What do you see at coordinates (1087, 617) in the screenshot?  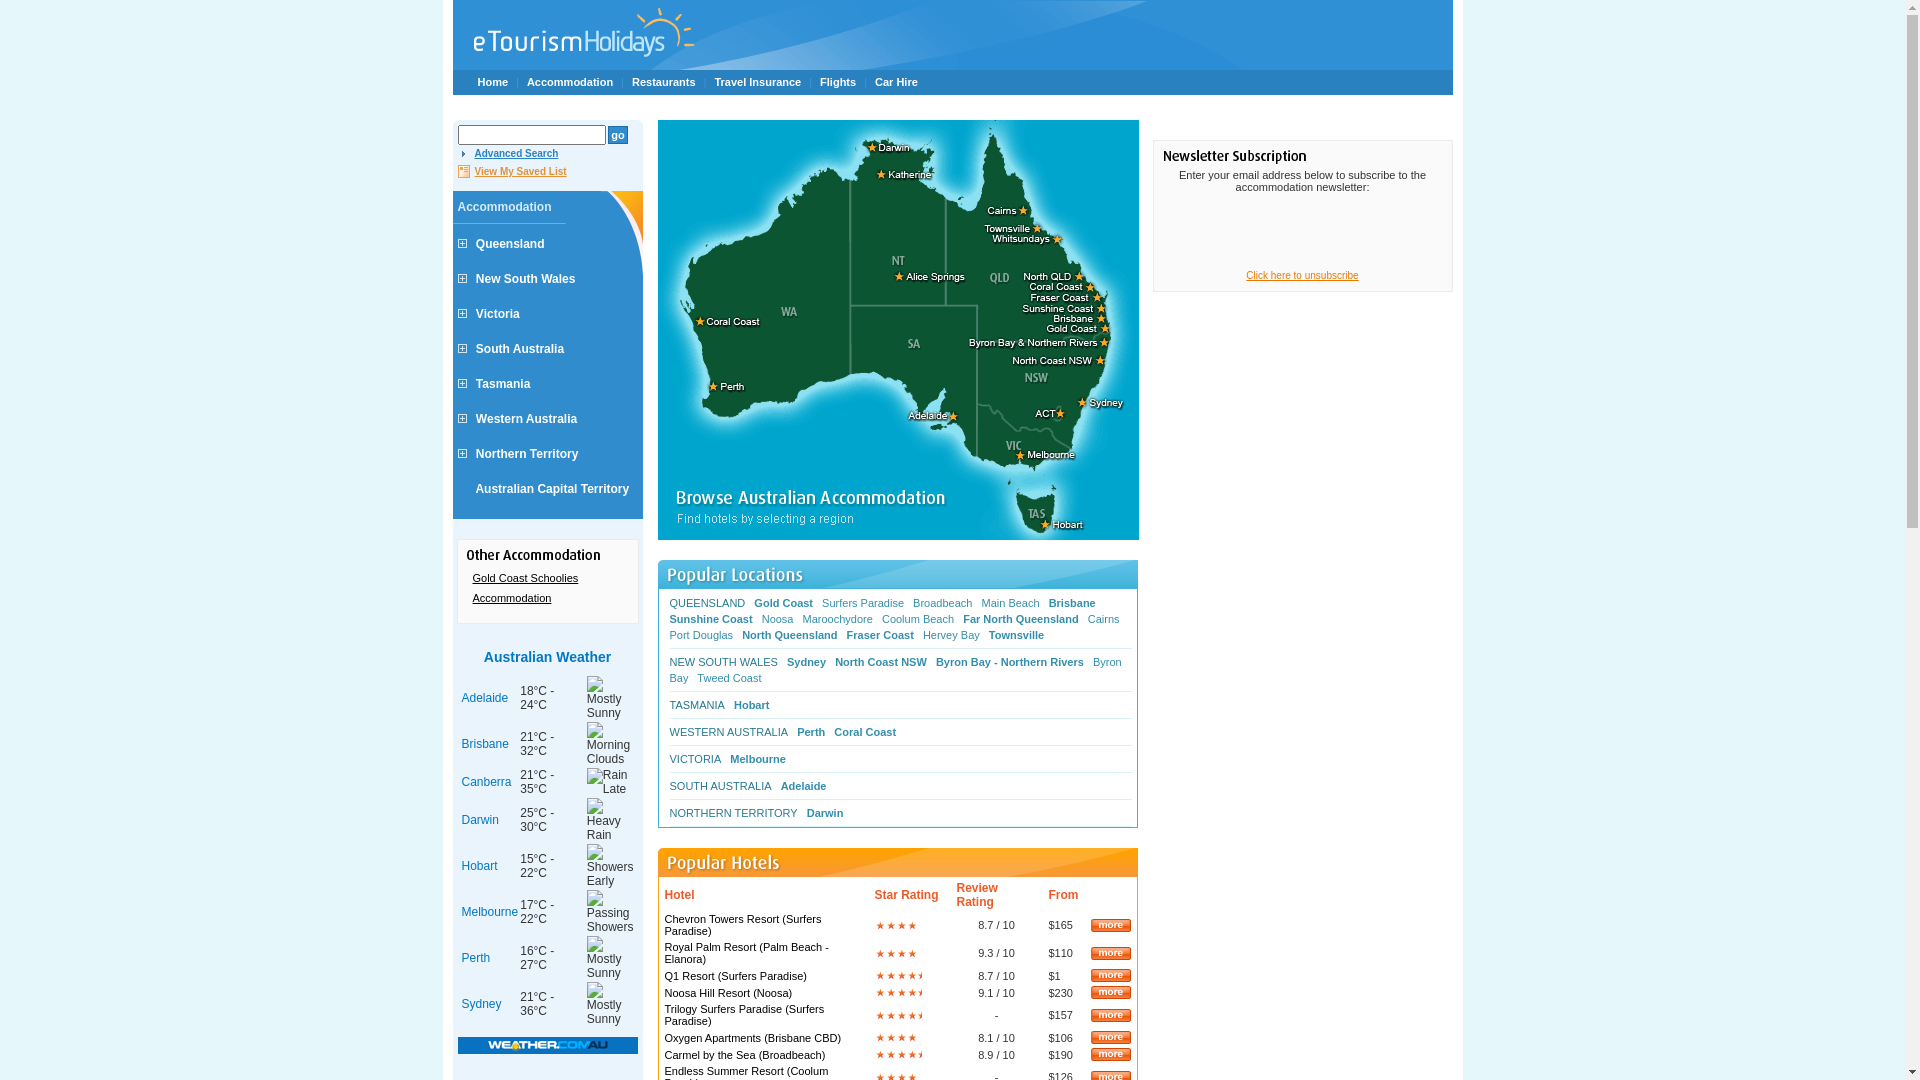 I see `'Cairns'` at bounding box center [1087, 617].